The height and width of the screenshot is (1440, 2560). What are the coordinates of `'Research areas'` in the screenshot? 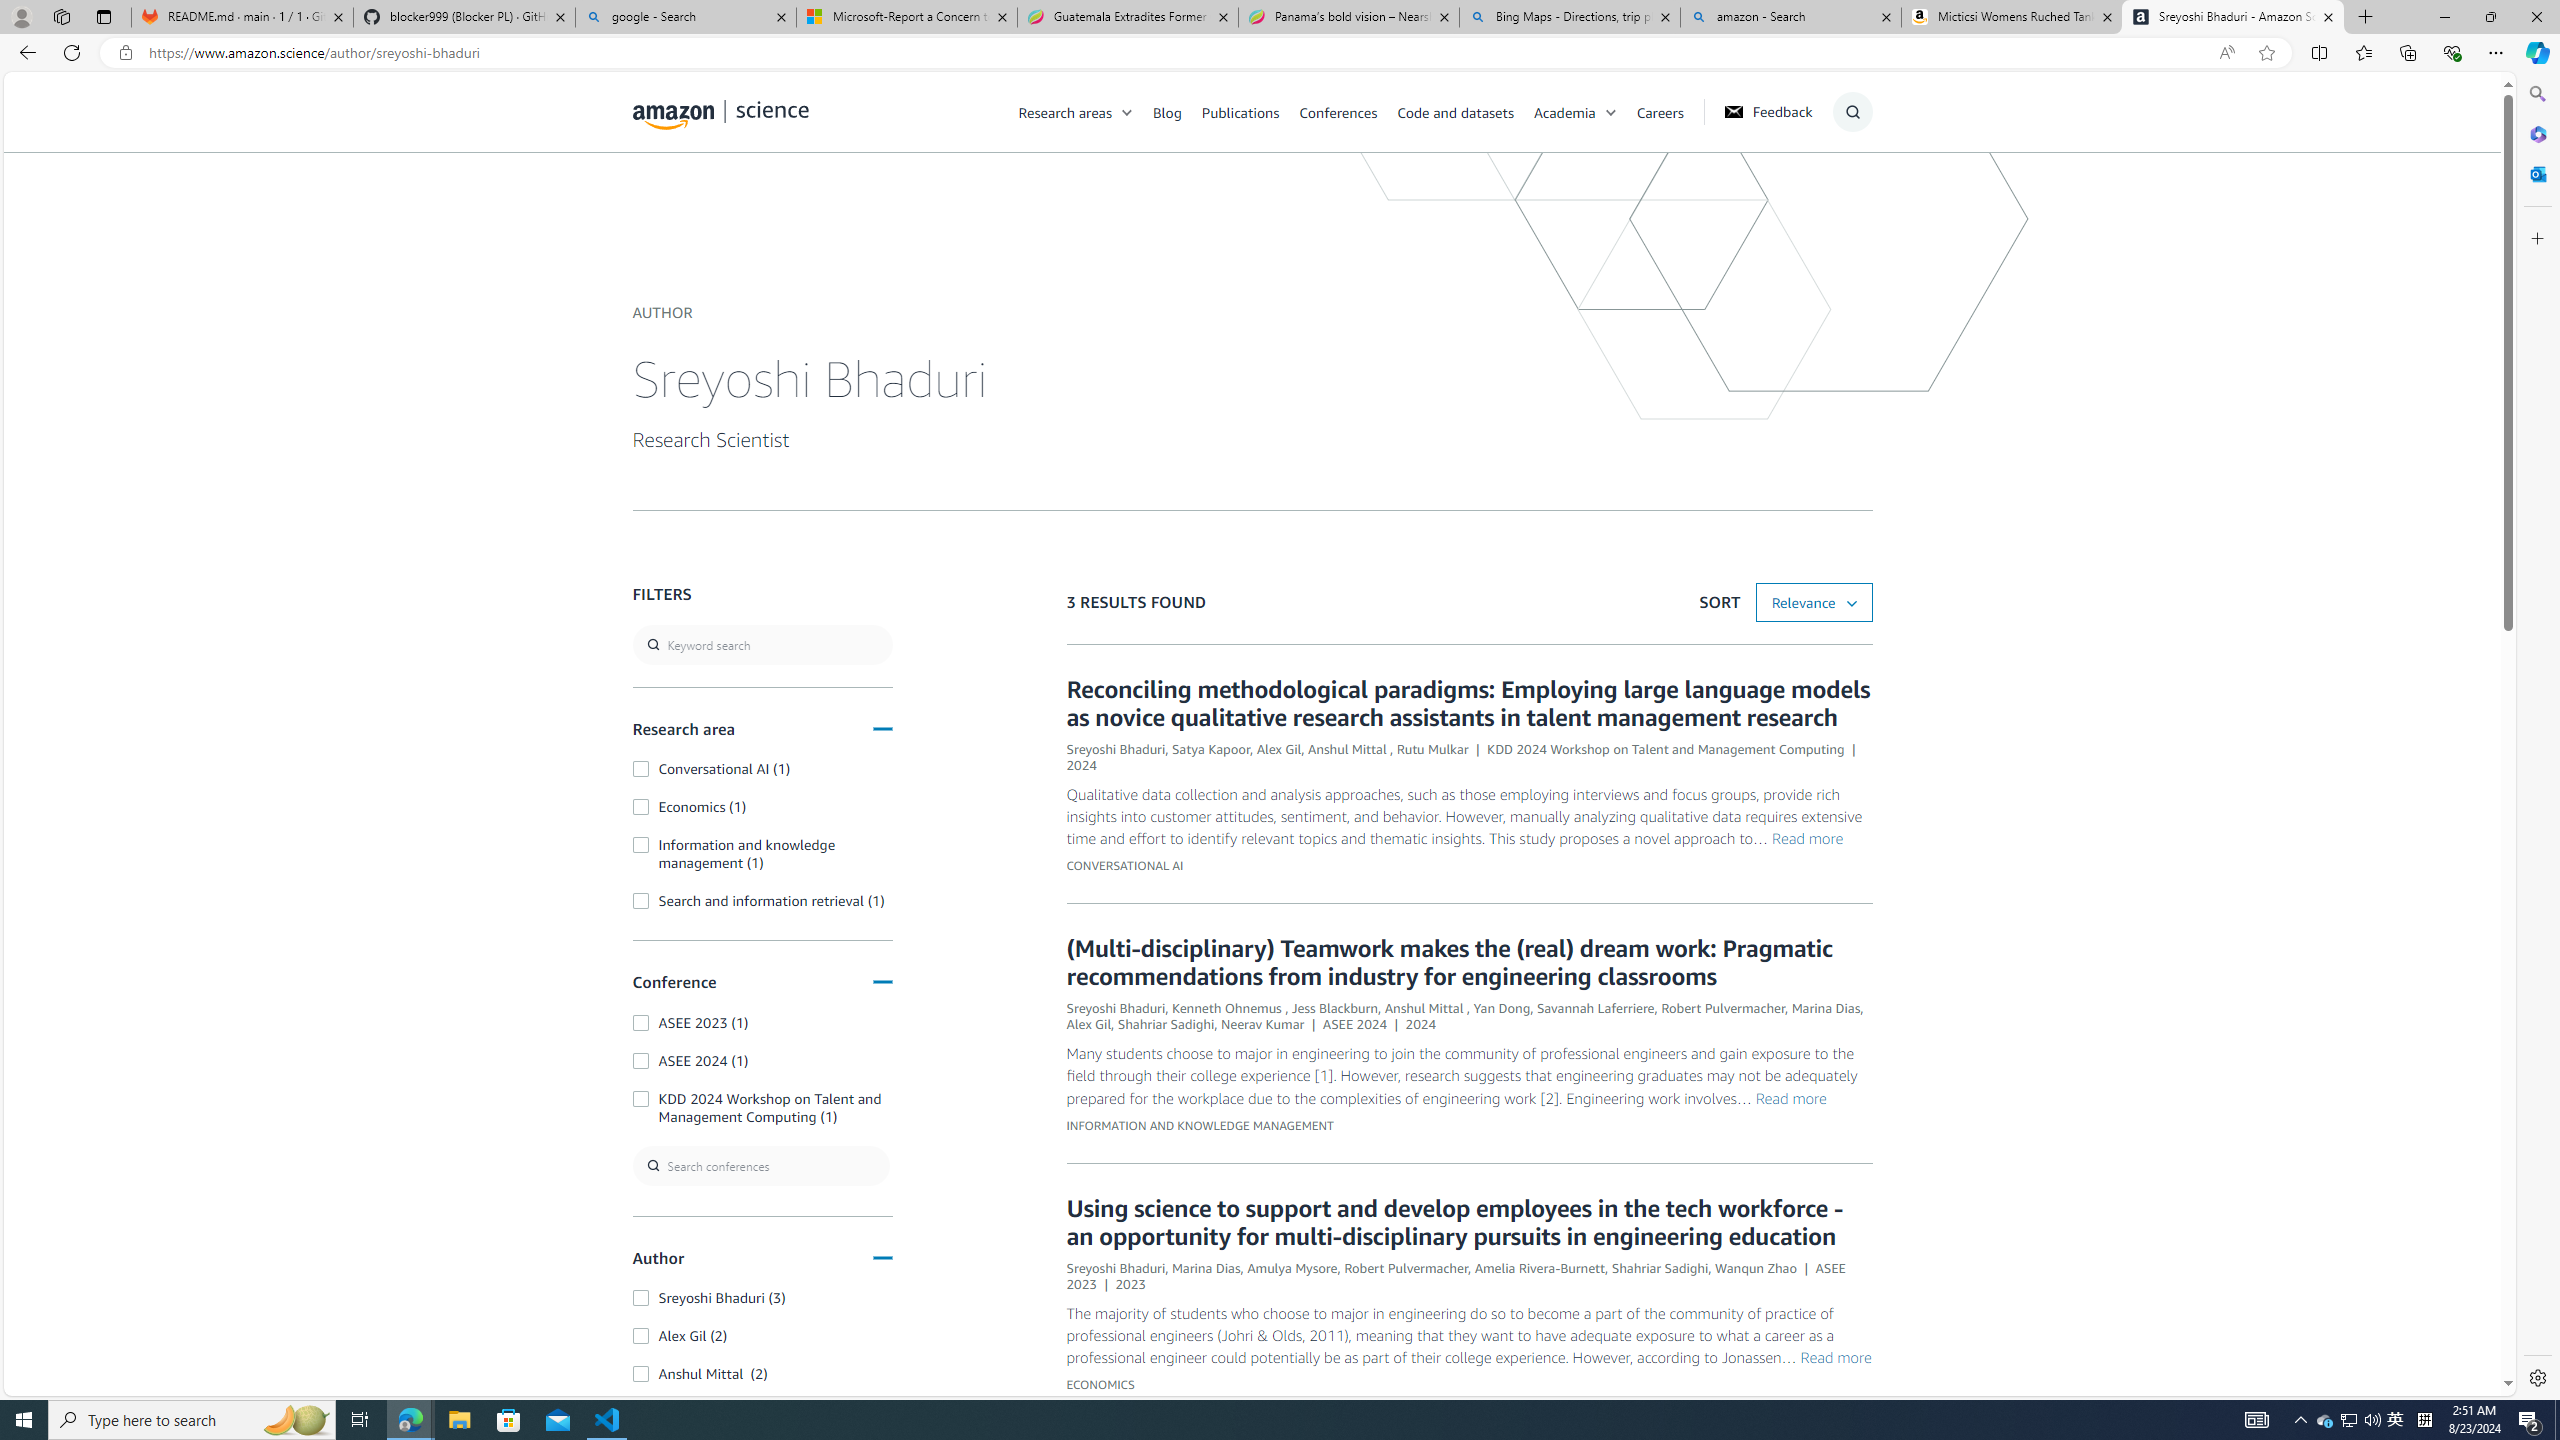 It's located at (1085, 111).